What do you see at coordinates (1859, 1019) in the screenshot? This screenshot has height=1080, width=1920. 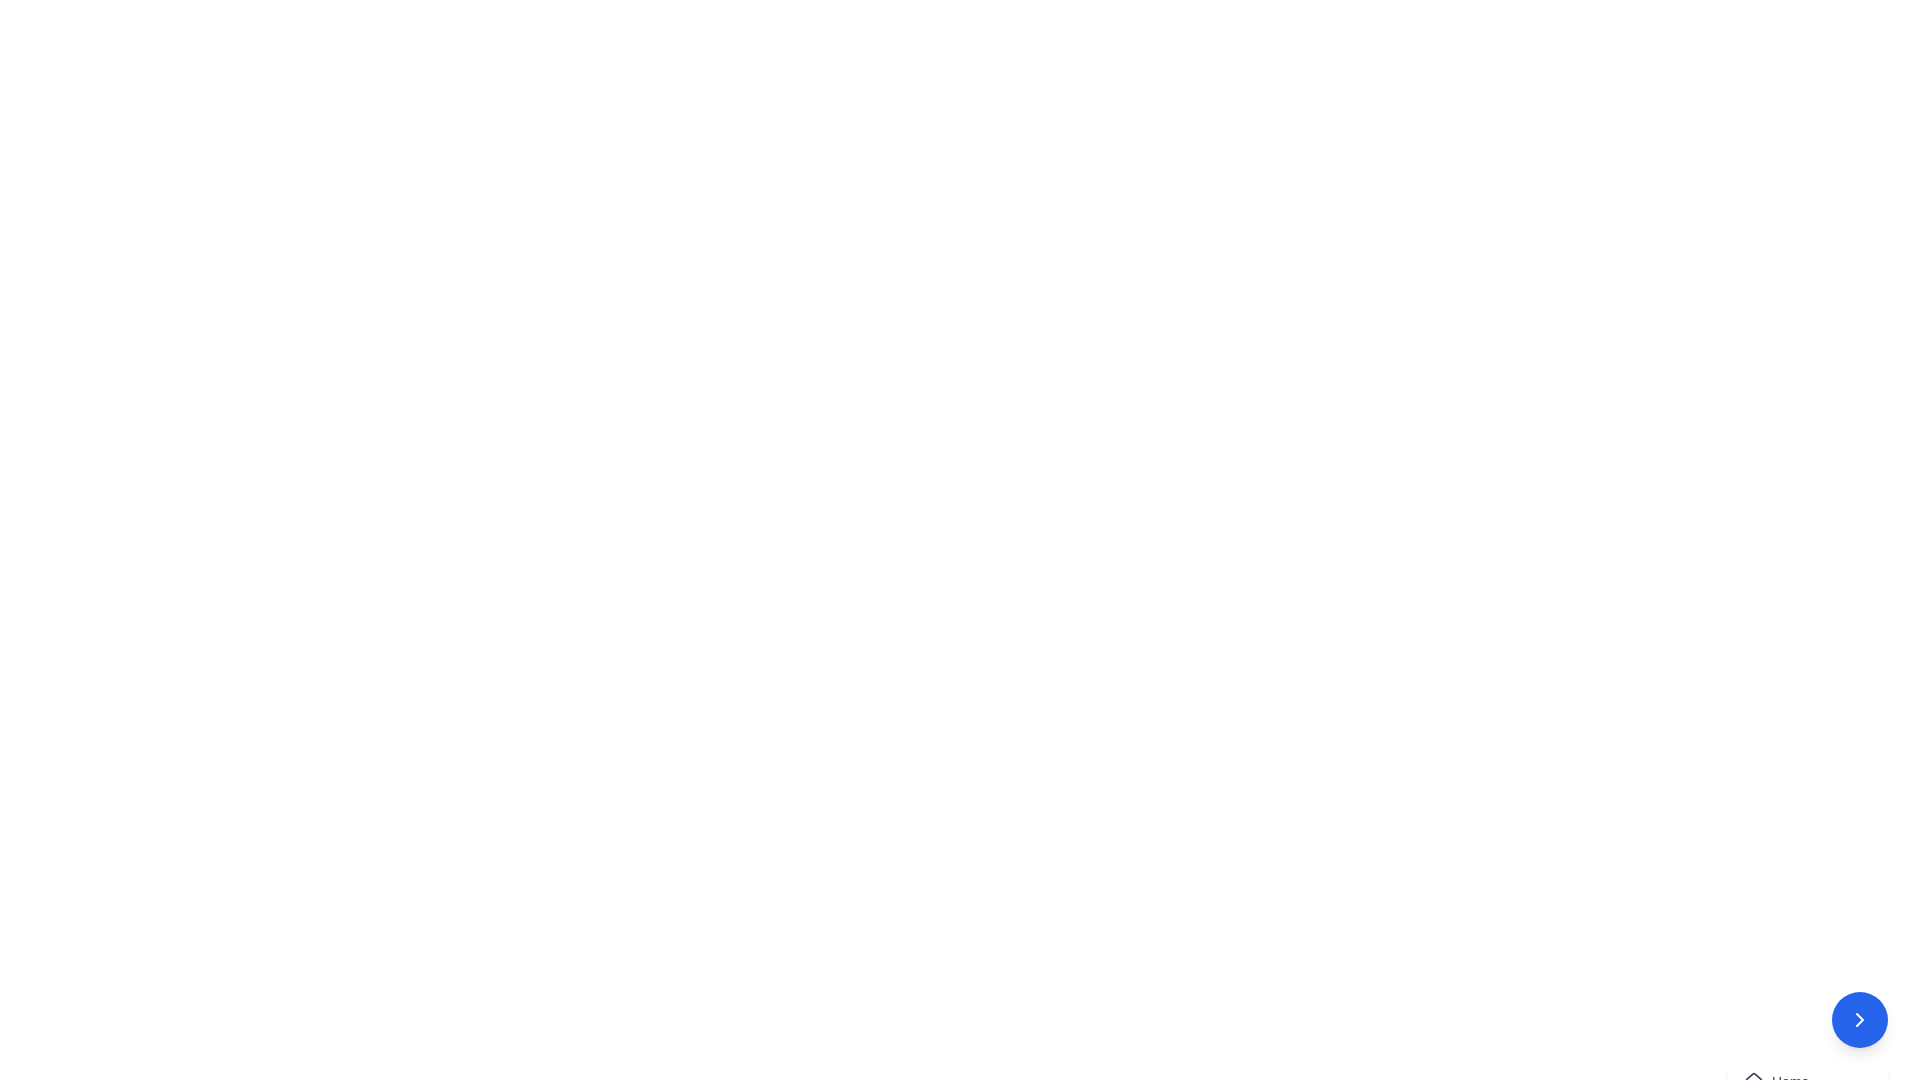 I see `the right directional navigation icon located in the bottom-right corner of the interface, which is set against a circular blue background` at bounding box center [1859, 1019].